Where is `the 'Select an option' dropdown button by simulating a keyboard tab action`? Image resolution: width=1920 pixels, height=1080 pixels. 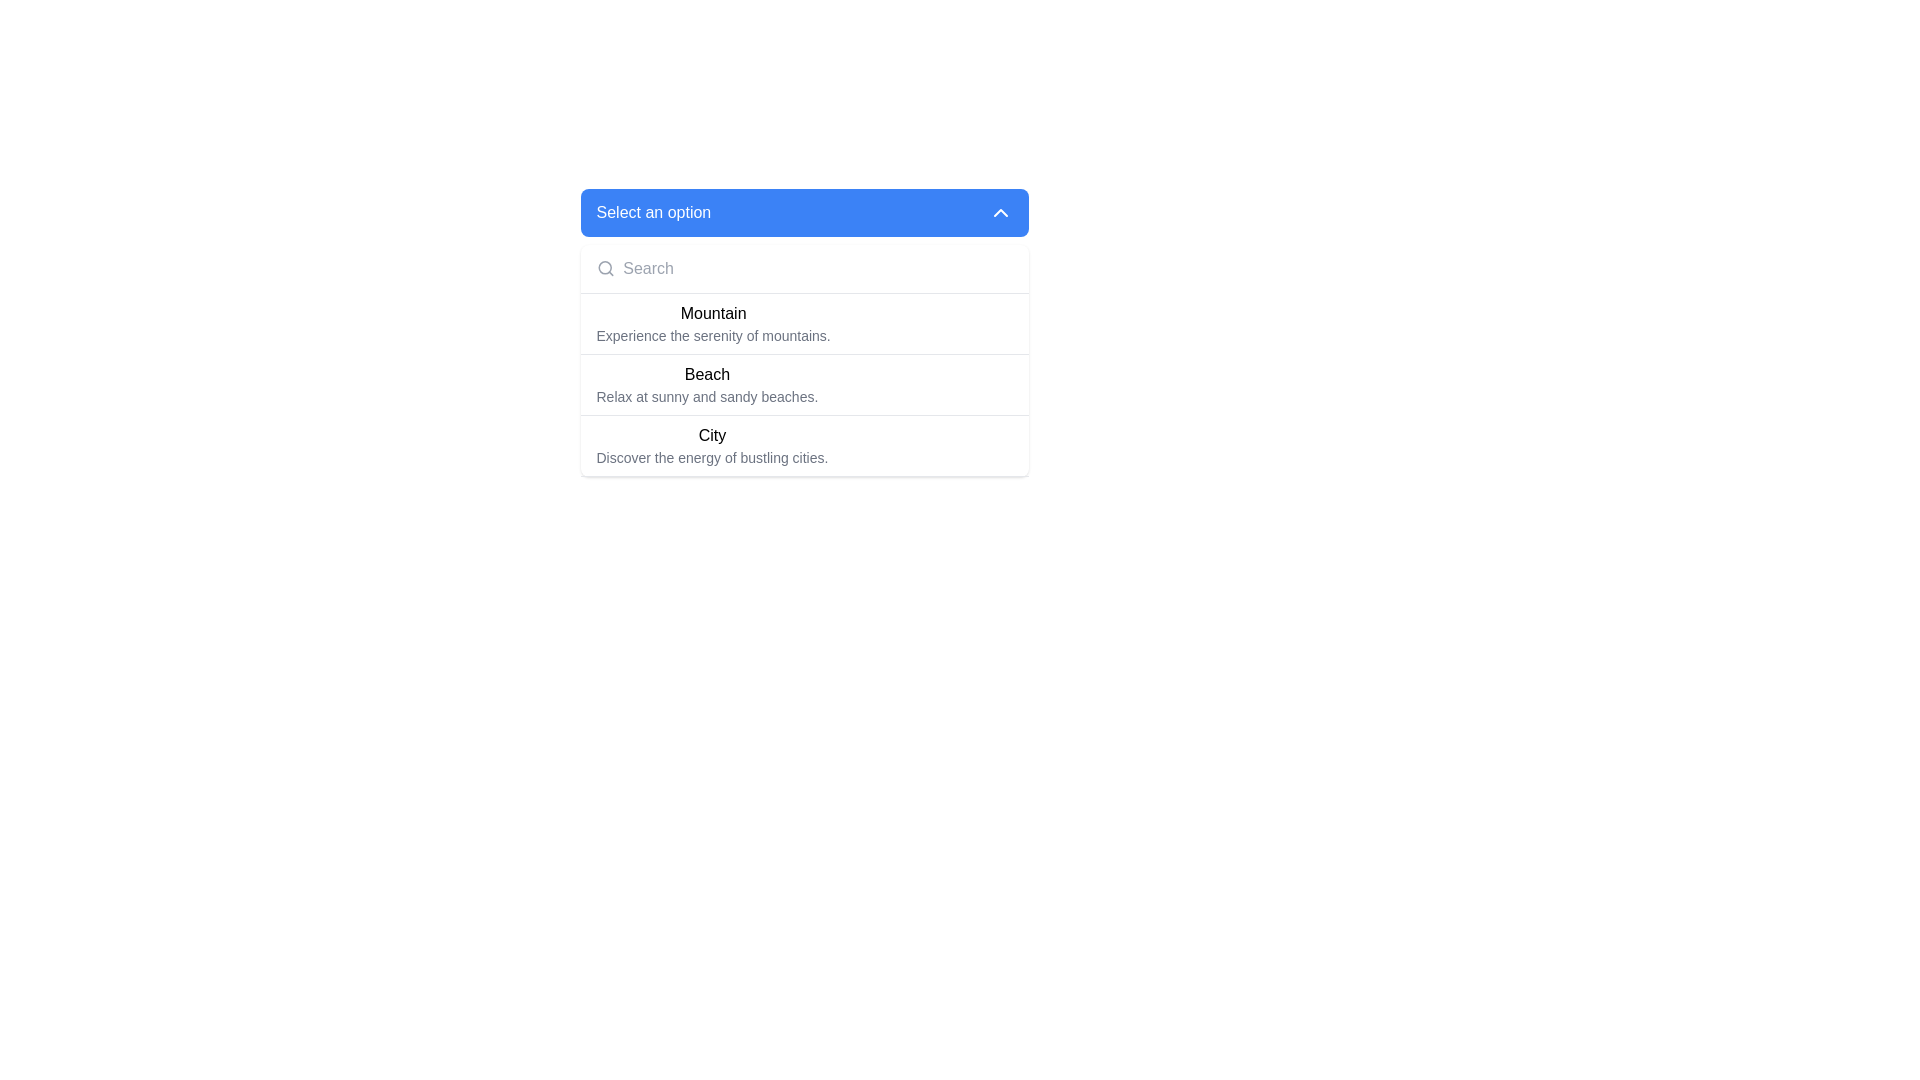
the 'Select an option' dropdown button by simulating a keyboard tab action is located at coordinates (804, 212).